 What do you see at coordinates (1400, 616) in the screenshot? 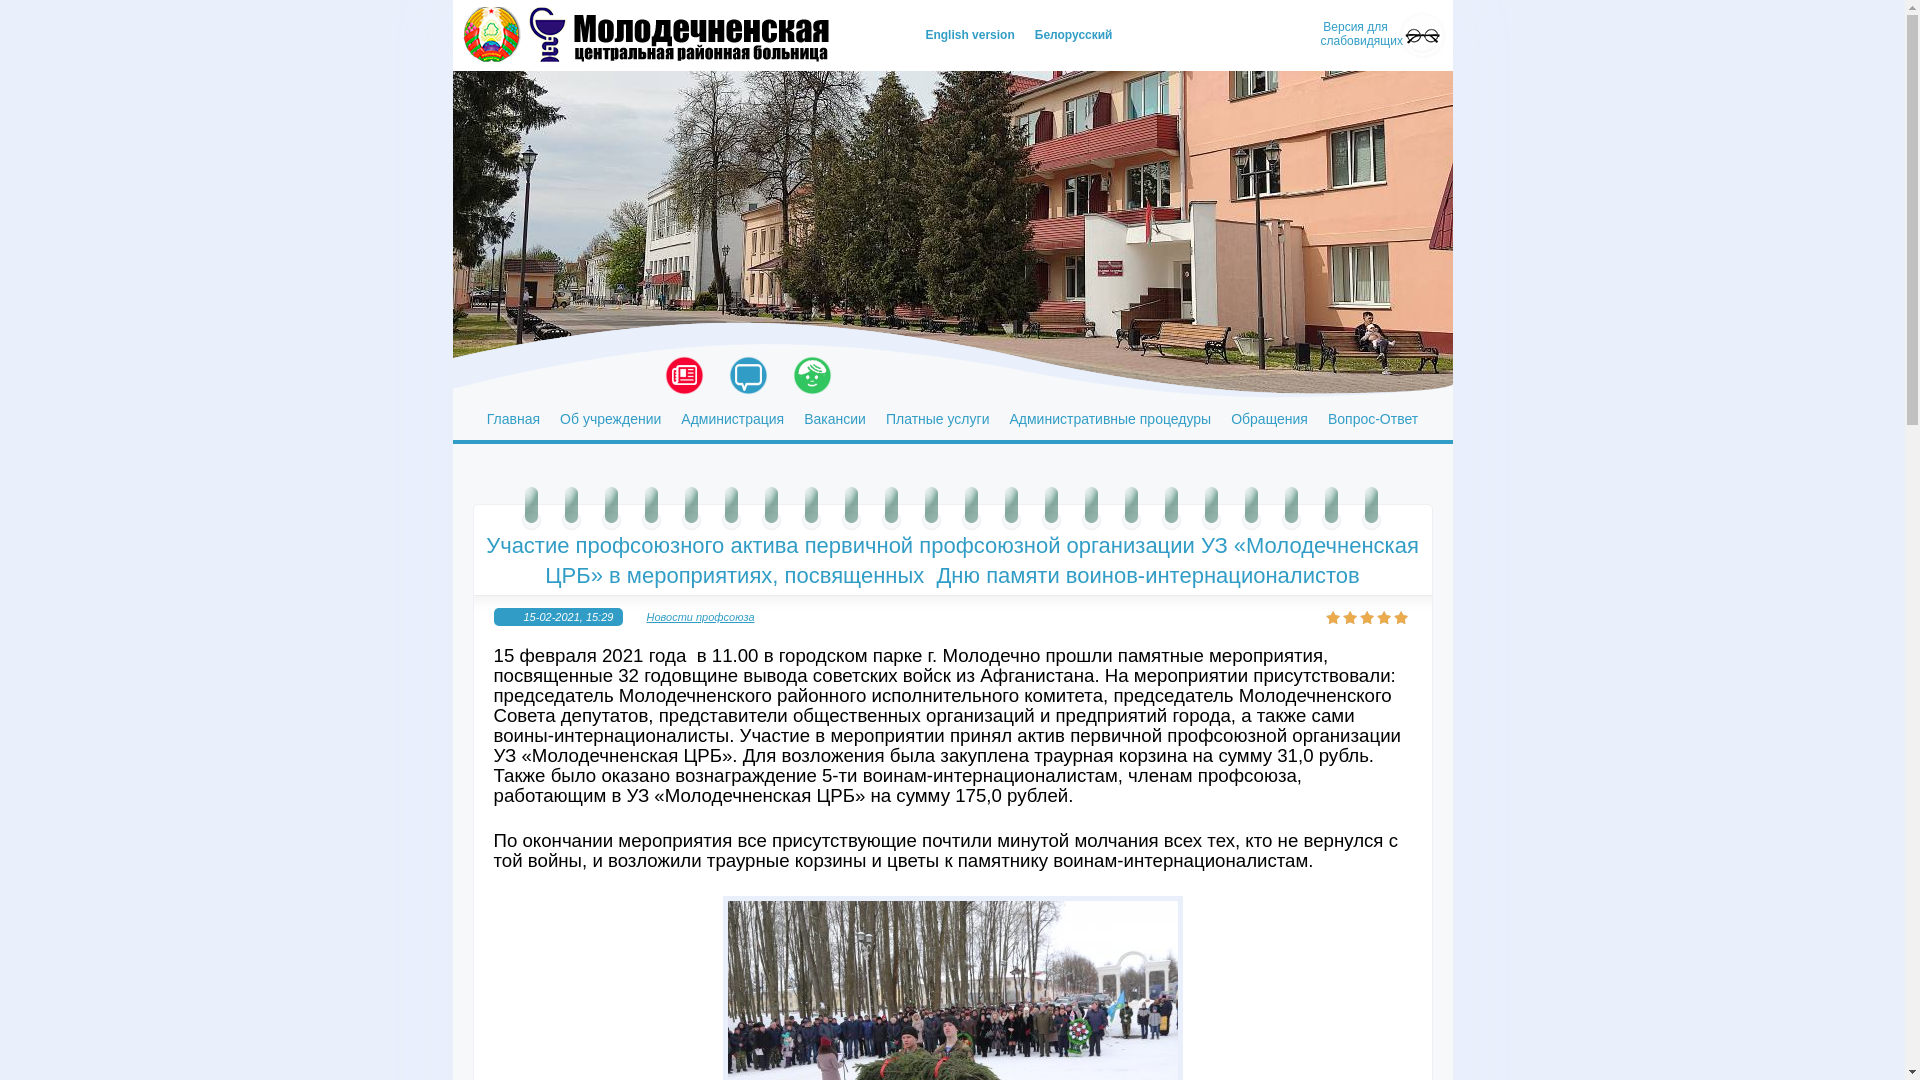
I see `'5'` at bounding box center [1400, 616].